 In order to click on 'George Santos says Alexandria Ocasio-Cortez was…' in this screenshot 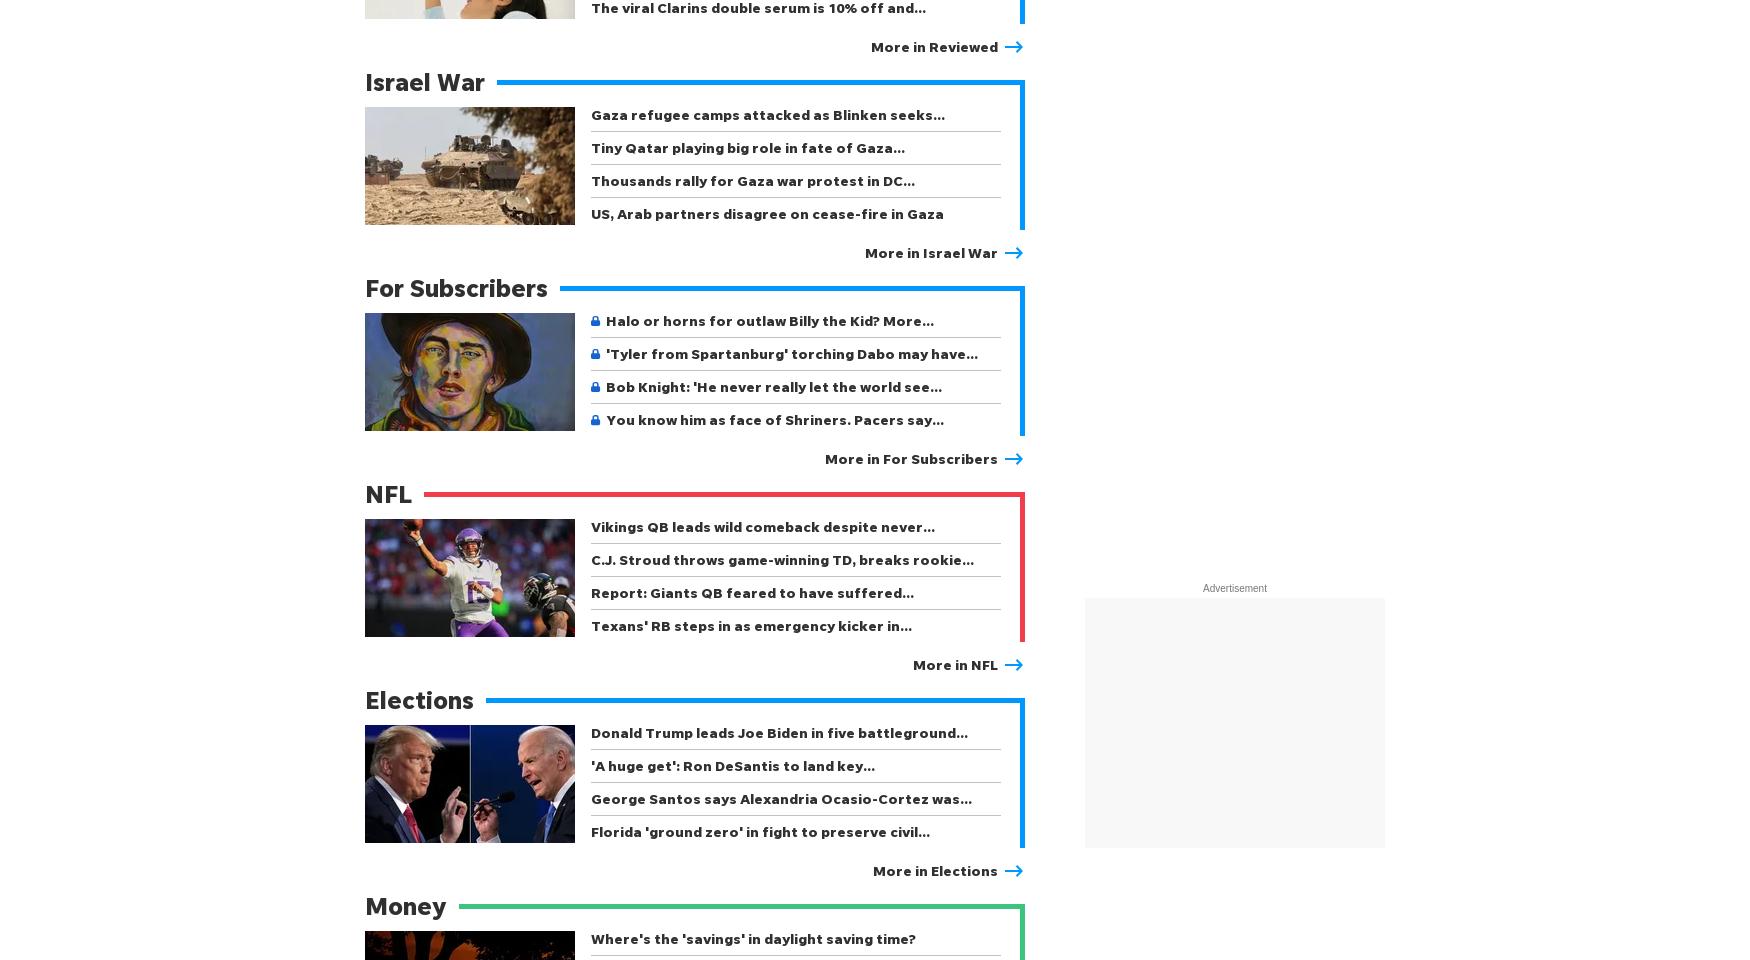, I will do `click(590, 798)`.